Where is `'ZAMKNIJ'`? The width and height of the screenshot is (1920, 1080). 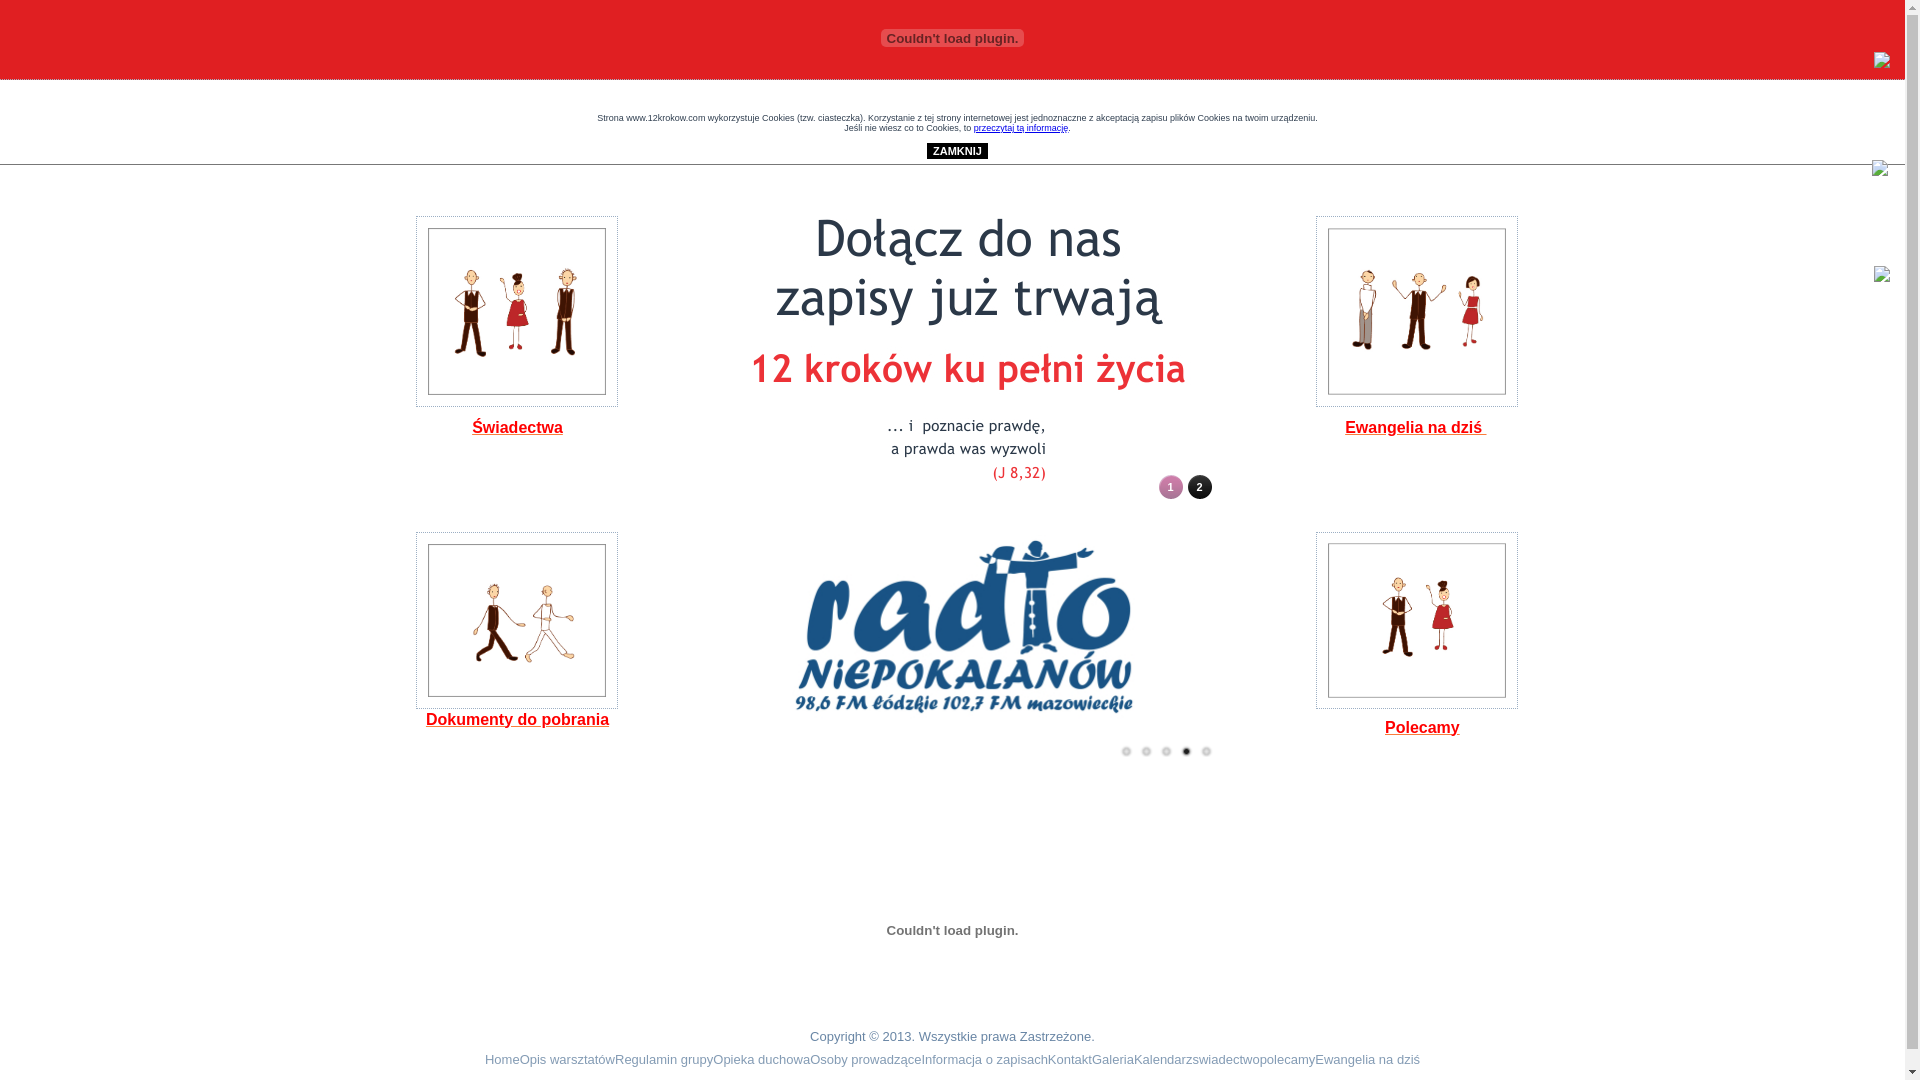 'ZAMKNIJ' is located at coordinates (956, 149).